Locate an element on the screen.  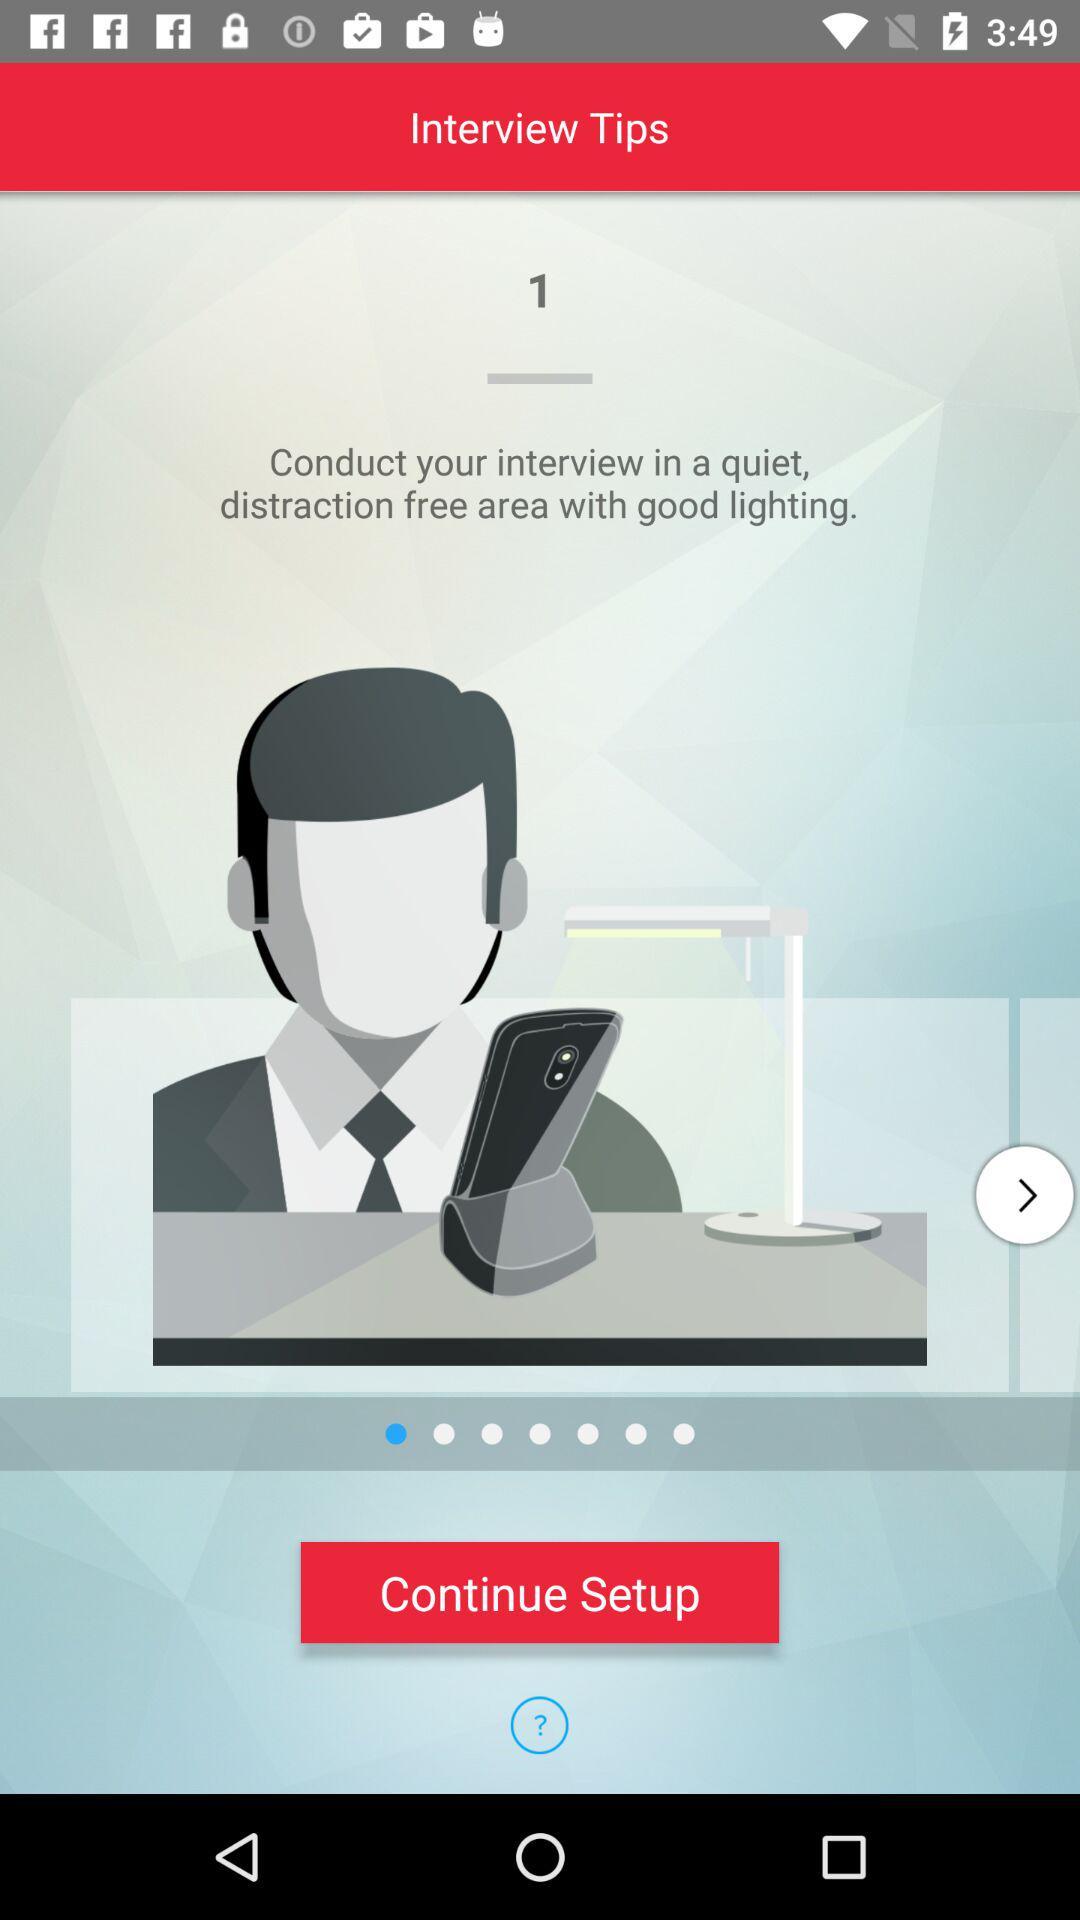
the help icon is located at coordinates (538, 1724).